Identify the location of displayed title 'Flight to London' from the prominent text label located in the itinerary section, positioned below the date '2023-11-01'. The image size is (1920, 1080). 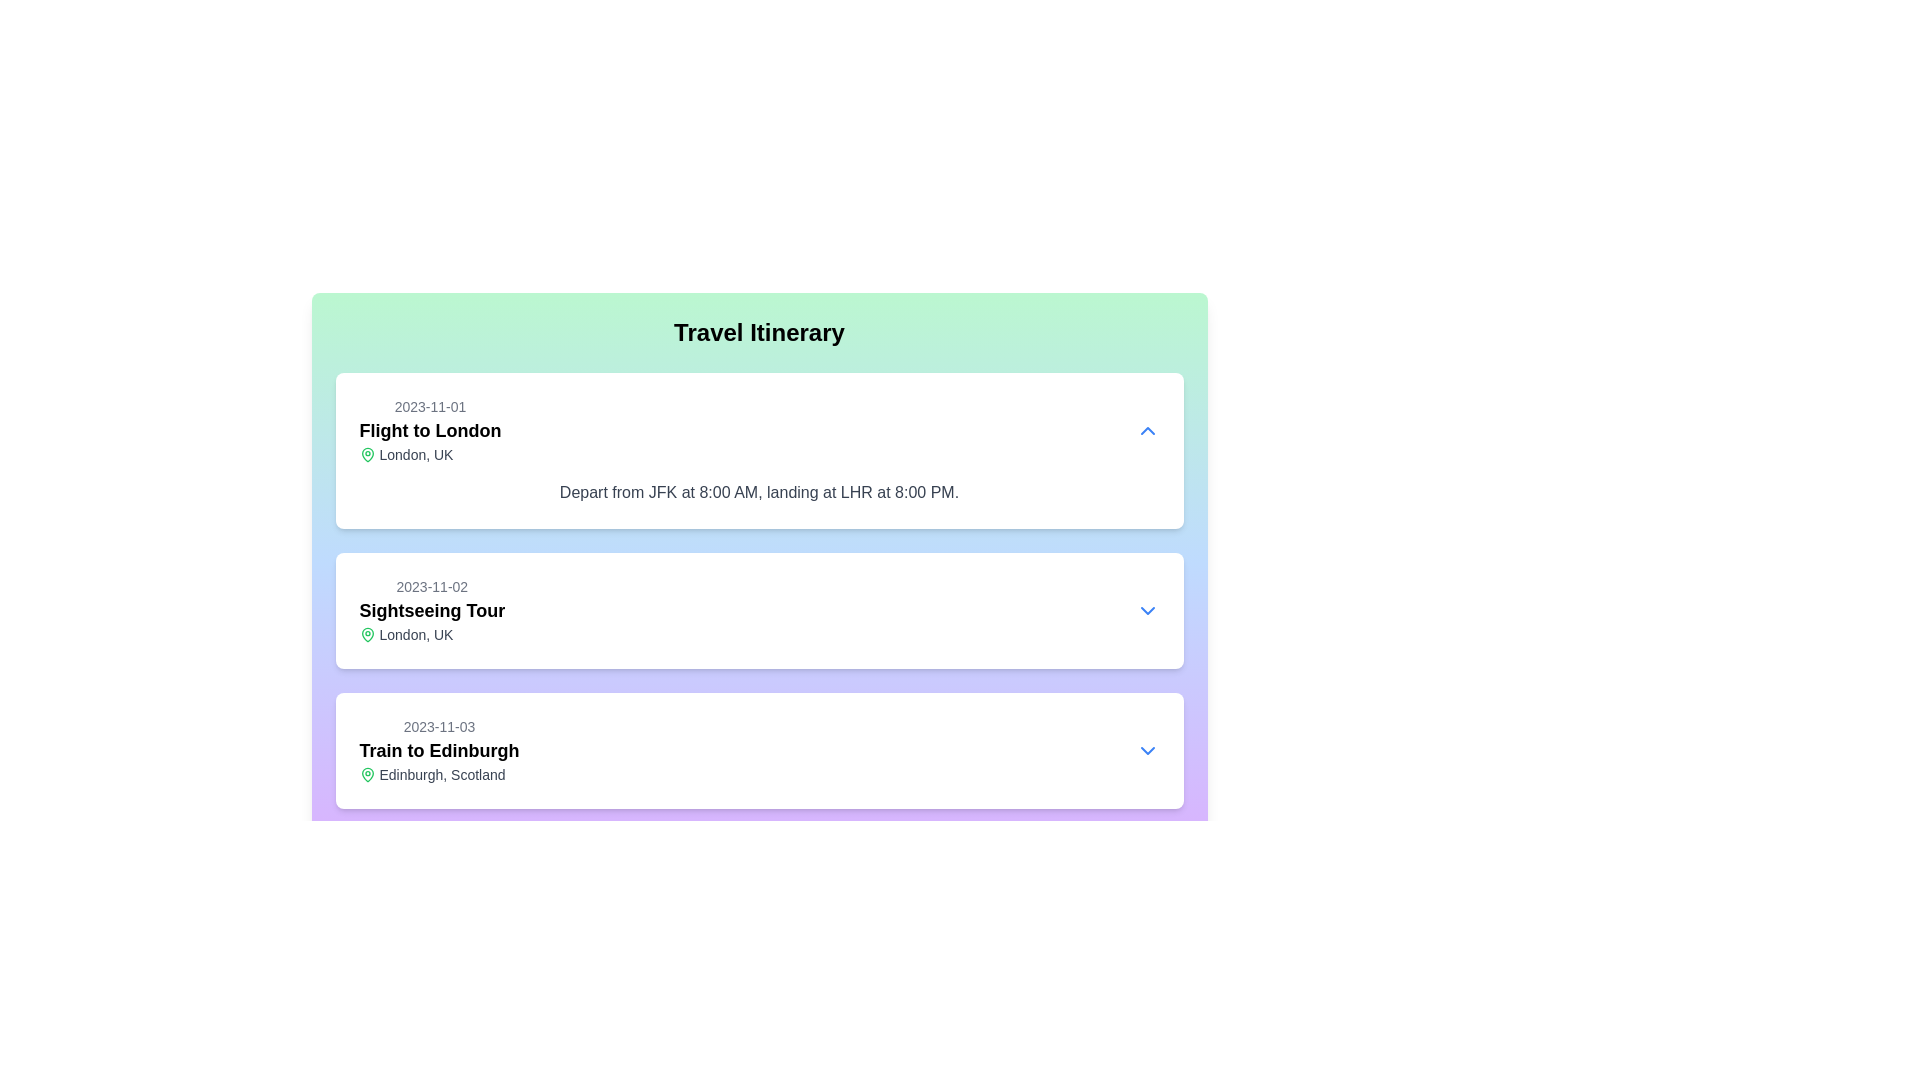
(429, 430).